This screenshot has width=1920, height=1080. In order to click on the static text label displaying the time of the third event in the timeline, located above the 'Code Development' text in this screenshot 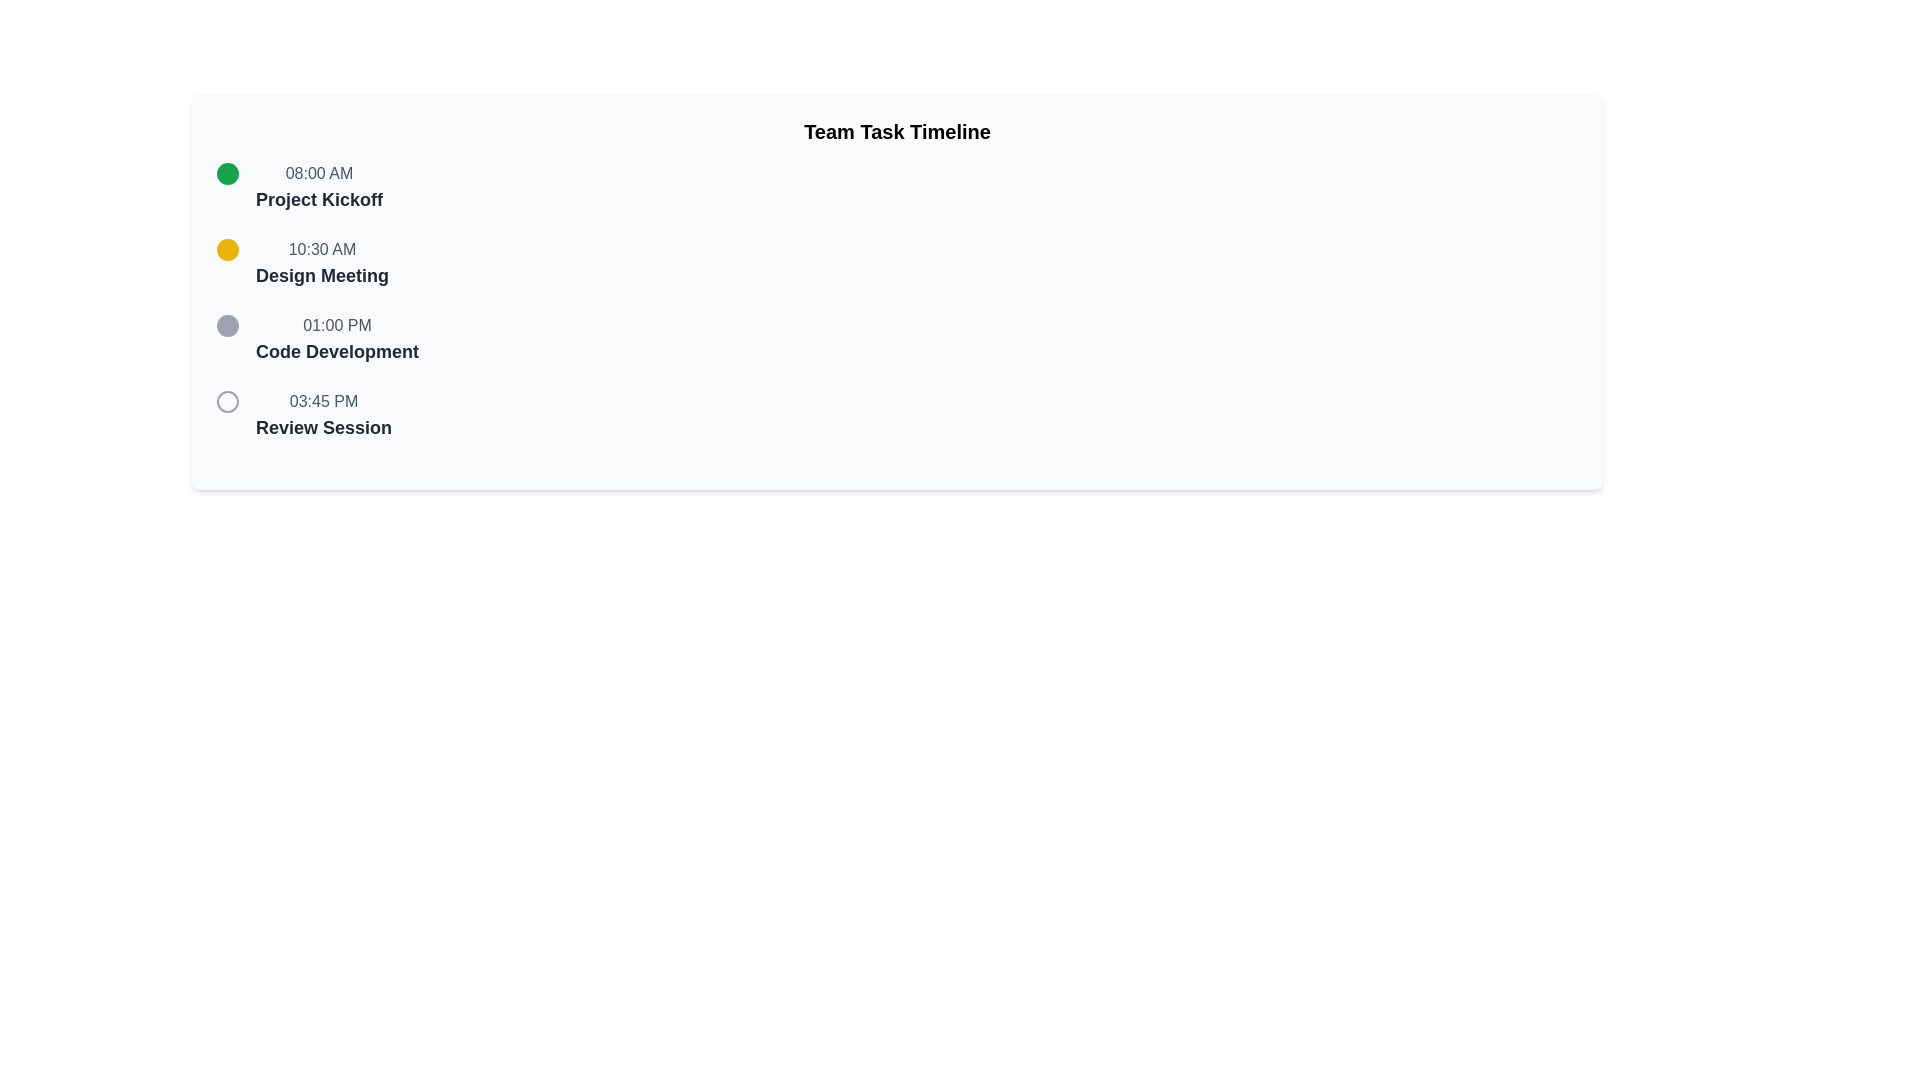, I will do `click(337, 325)`.